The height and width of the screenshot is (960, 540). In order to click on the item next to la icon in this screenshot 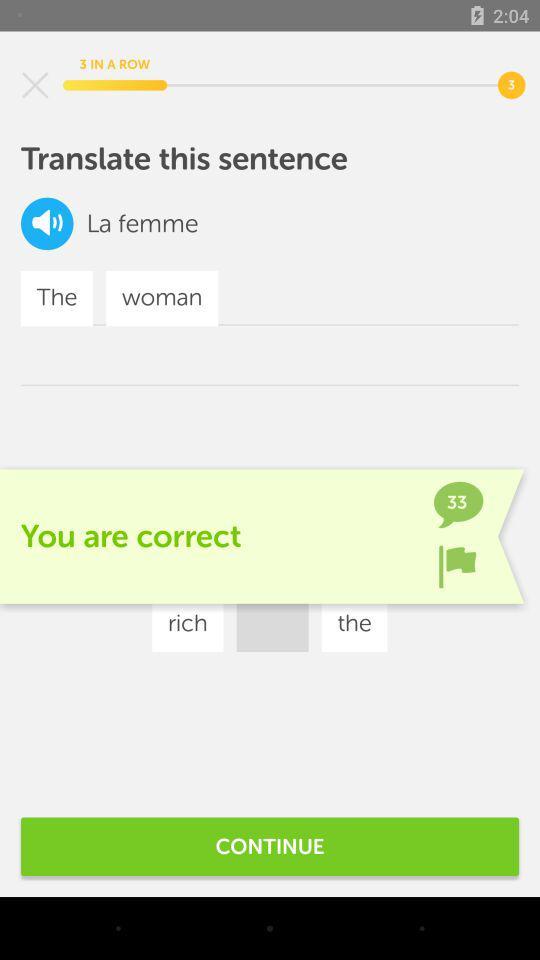, I will do `click(47, 223)`.